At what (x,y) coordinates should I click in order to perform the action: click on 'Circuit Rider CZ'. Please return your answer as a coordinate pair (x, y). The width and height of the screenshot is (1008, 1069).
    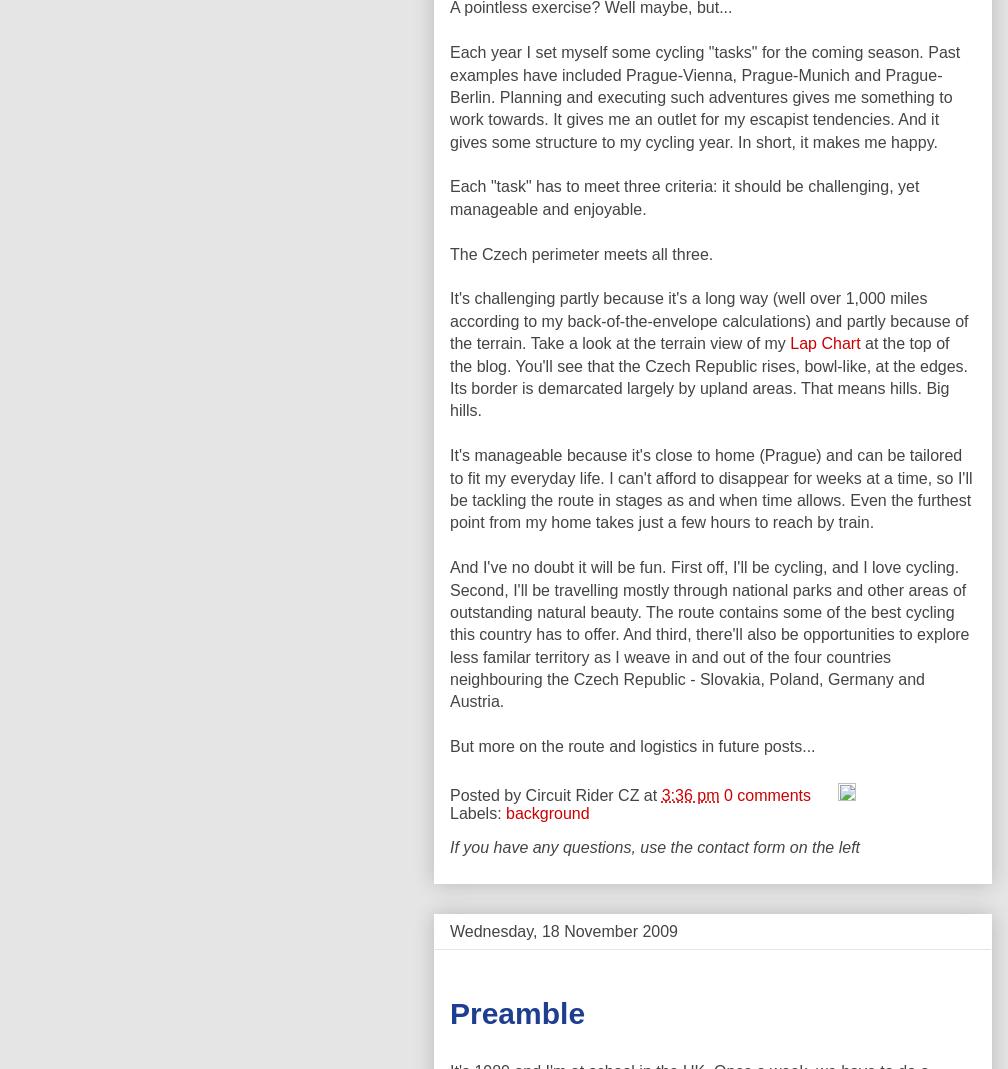
    Looking at the image, I should click on (582, 794).